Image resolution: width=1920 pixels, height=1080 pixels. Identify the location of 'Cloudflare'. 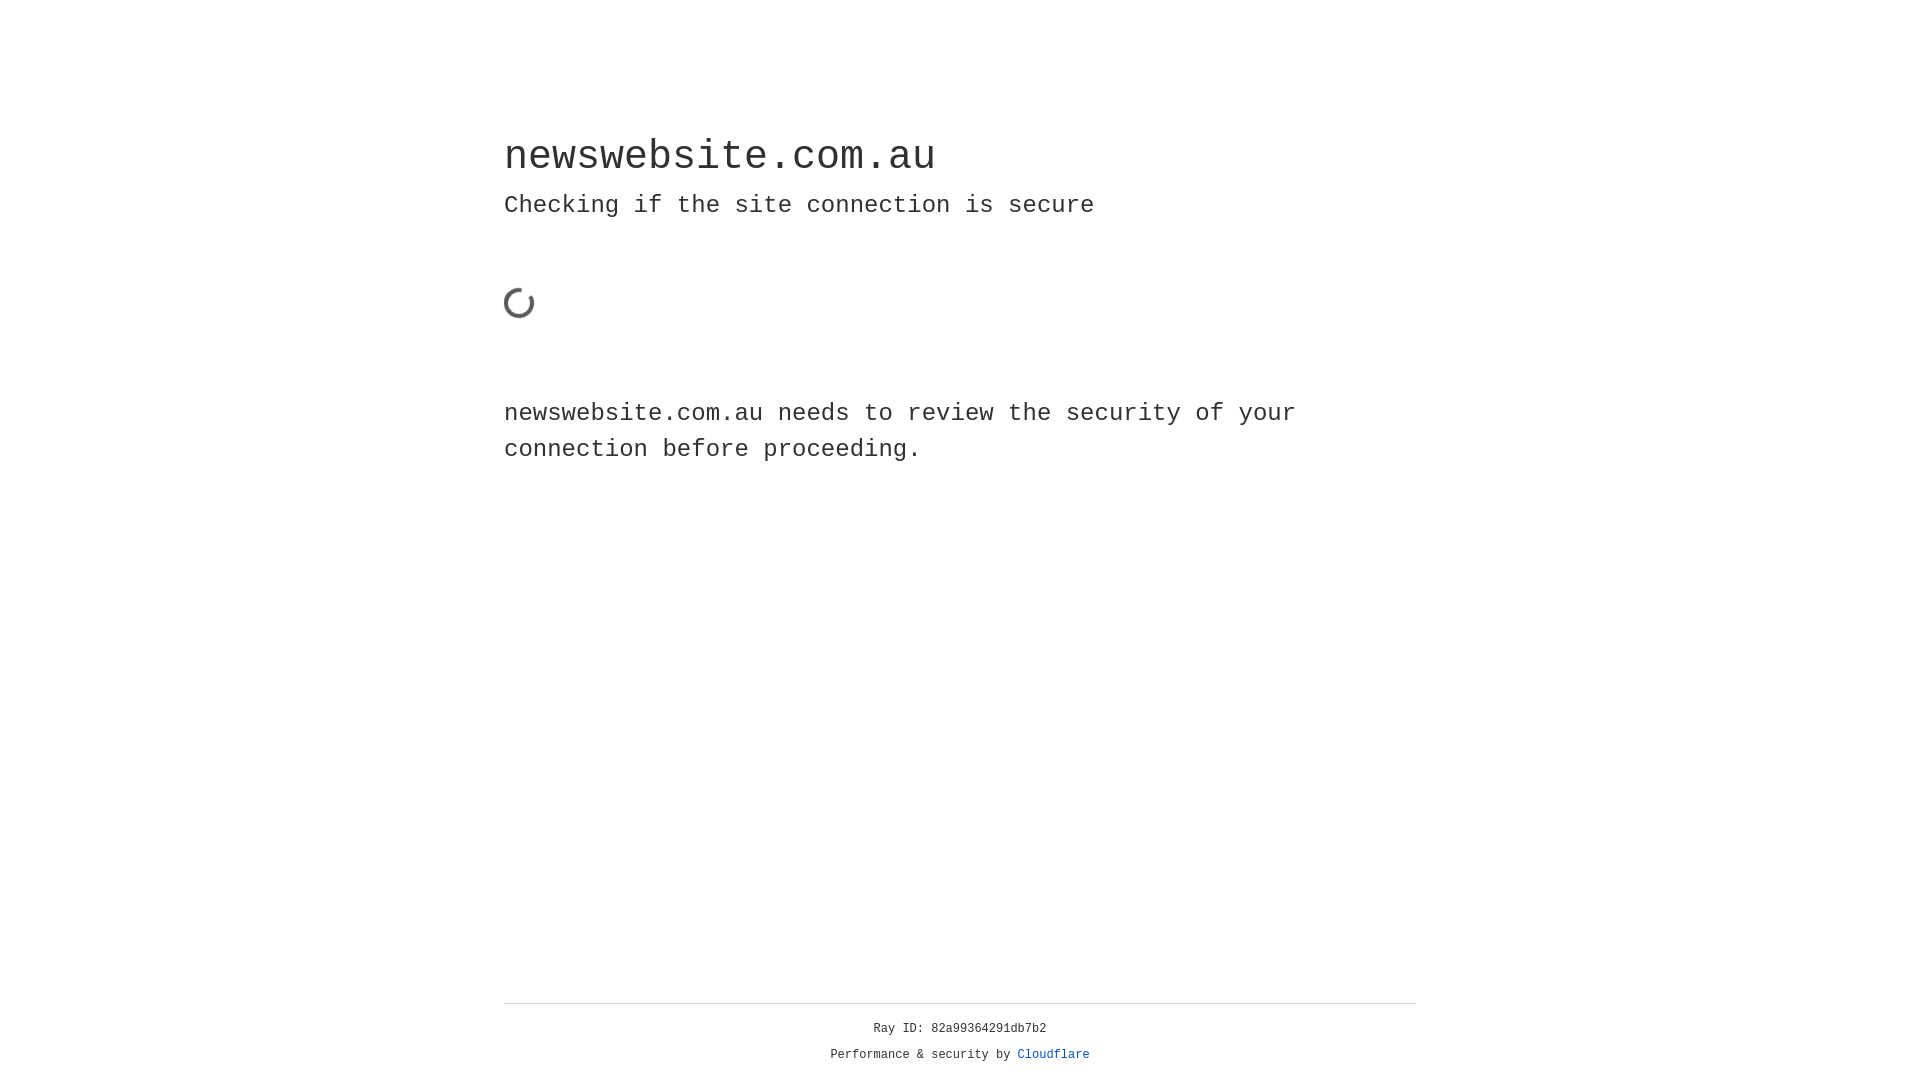
(1053, 1054).